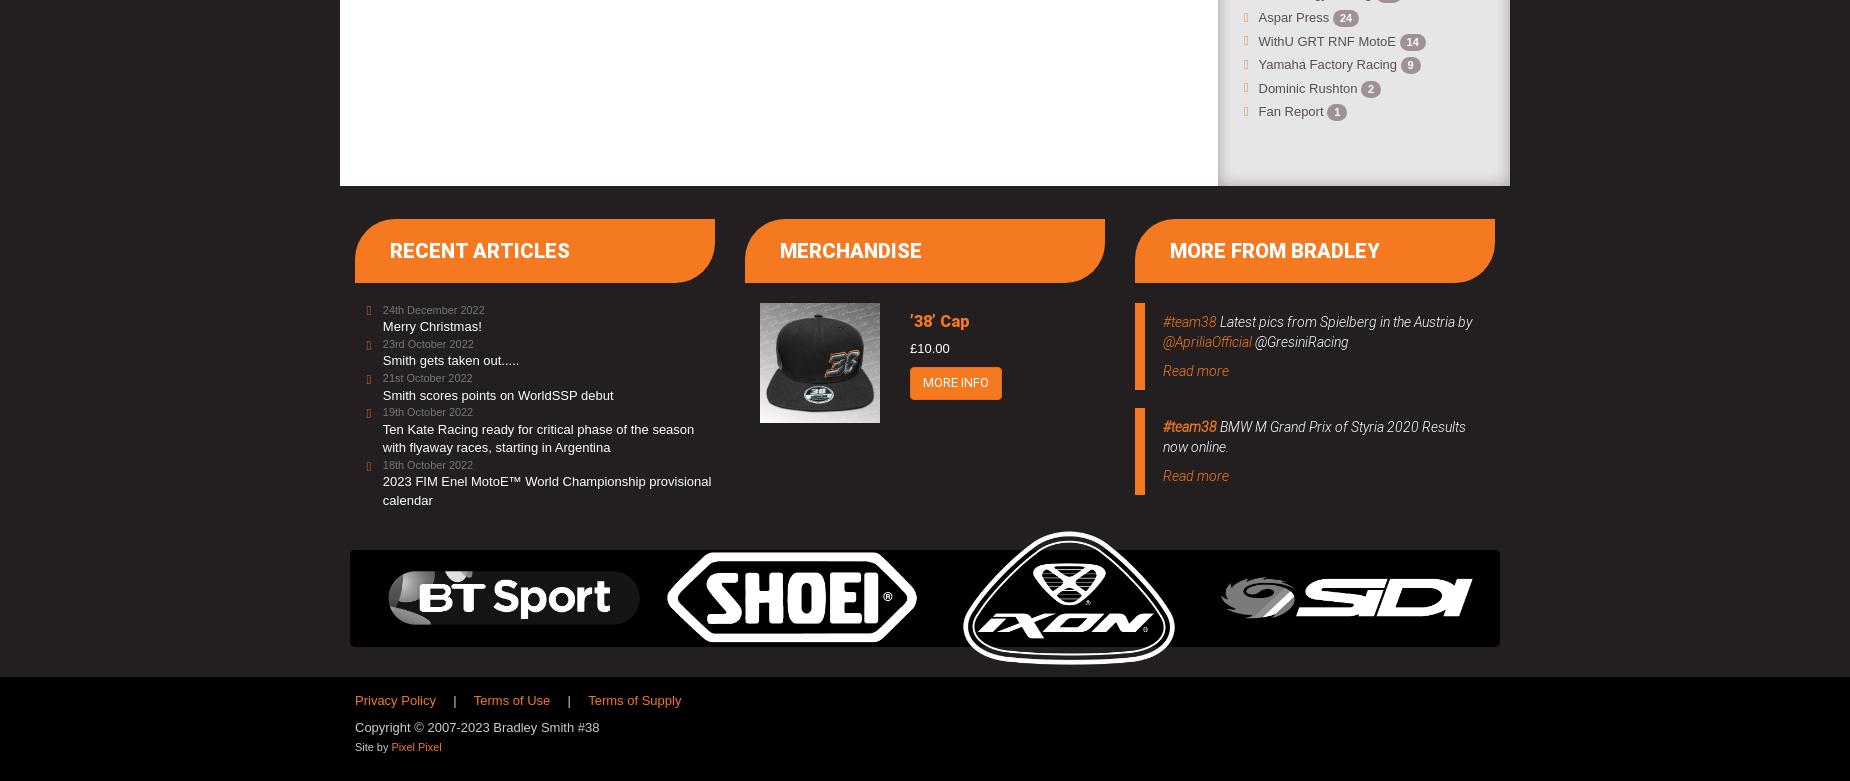  I want to click on 'Privacy Policy', so click(354, 698).